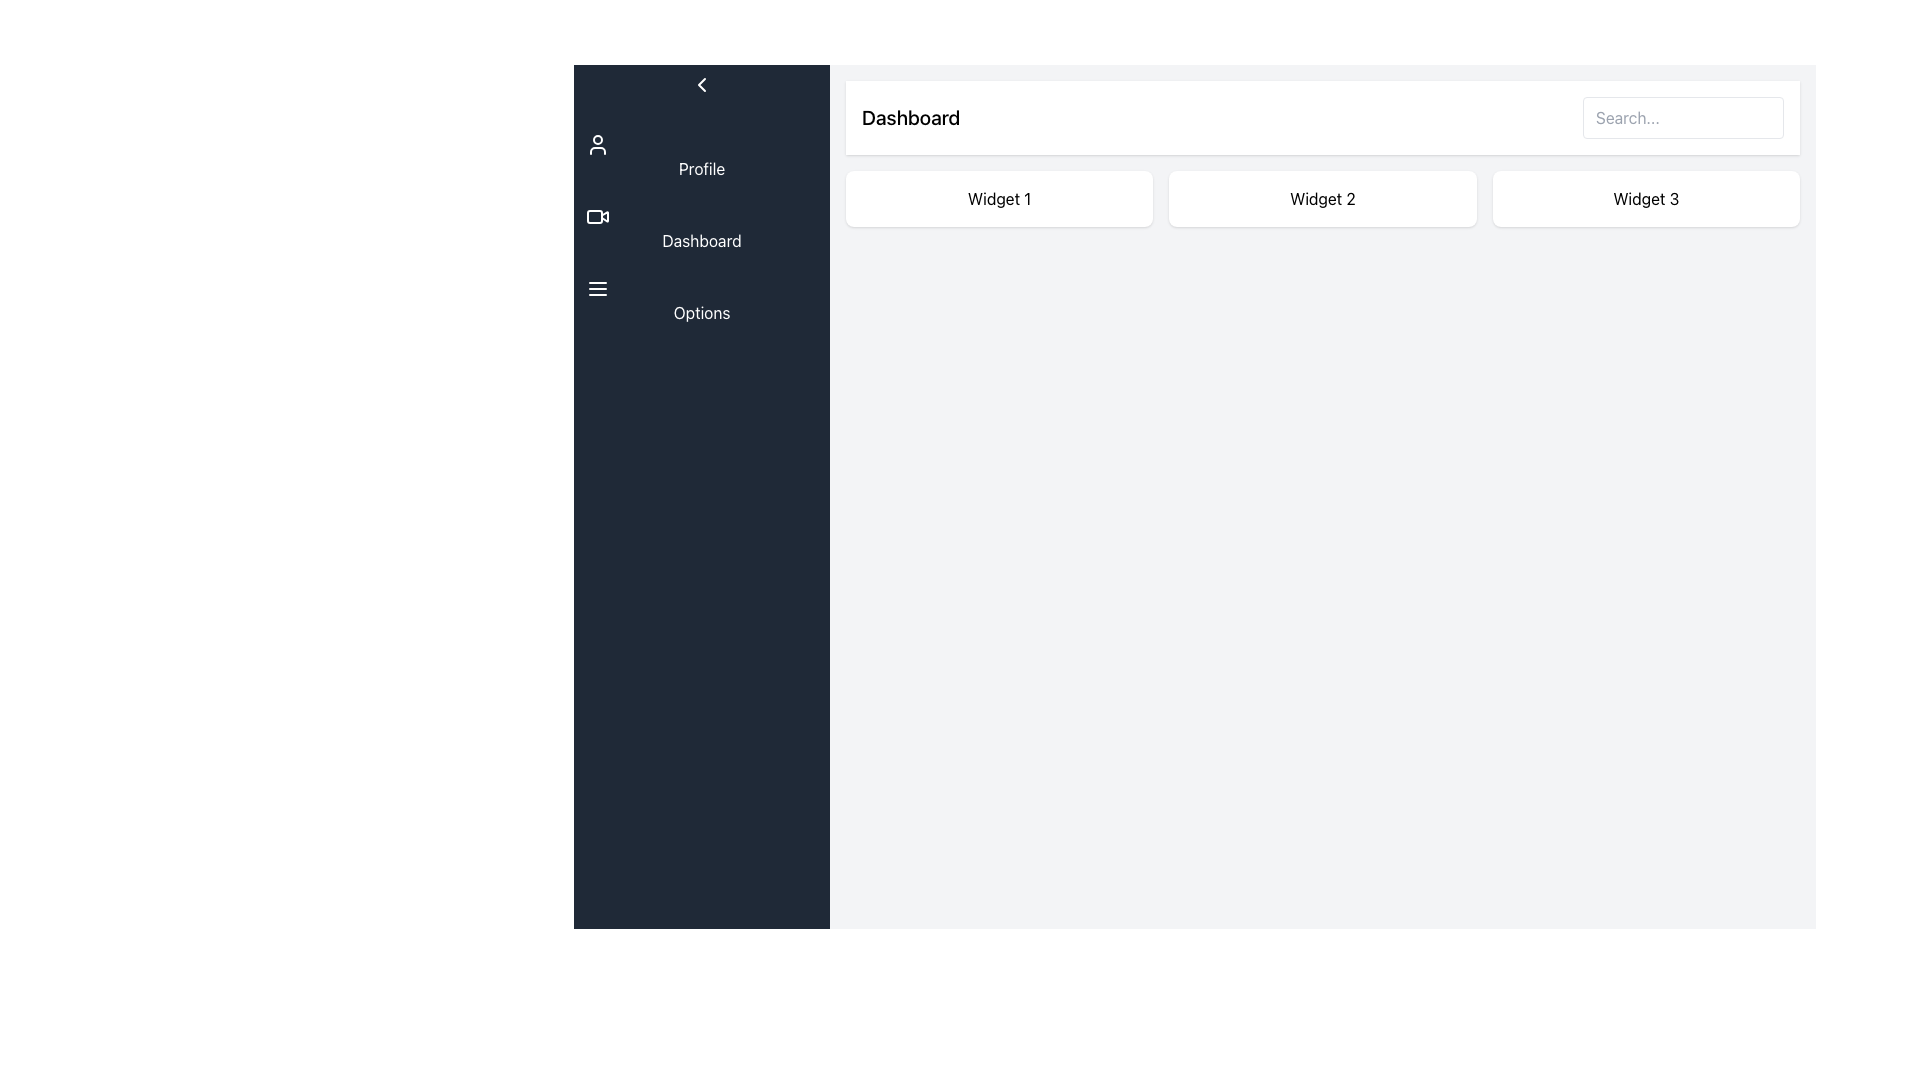 This screenshot has width=1920, height=1080. Describe the element at coordinates (701, 300) in the screenshot. I see `the 'Options' button located in the left navigation panel, which has a dark background and a menu-style icon with three horizontal lines above the label` at that location.